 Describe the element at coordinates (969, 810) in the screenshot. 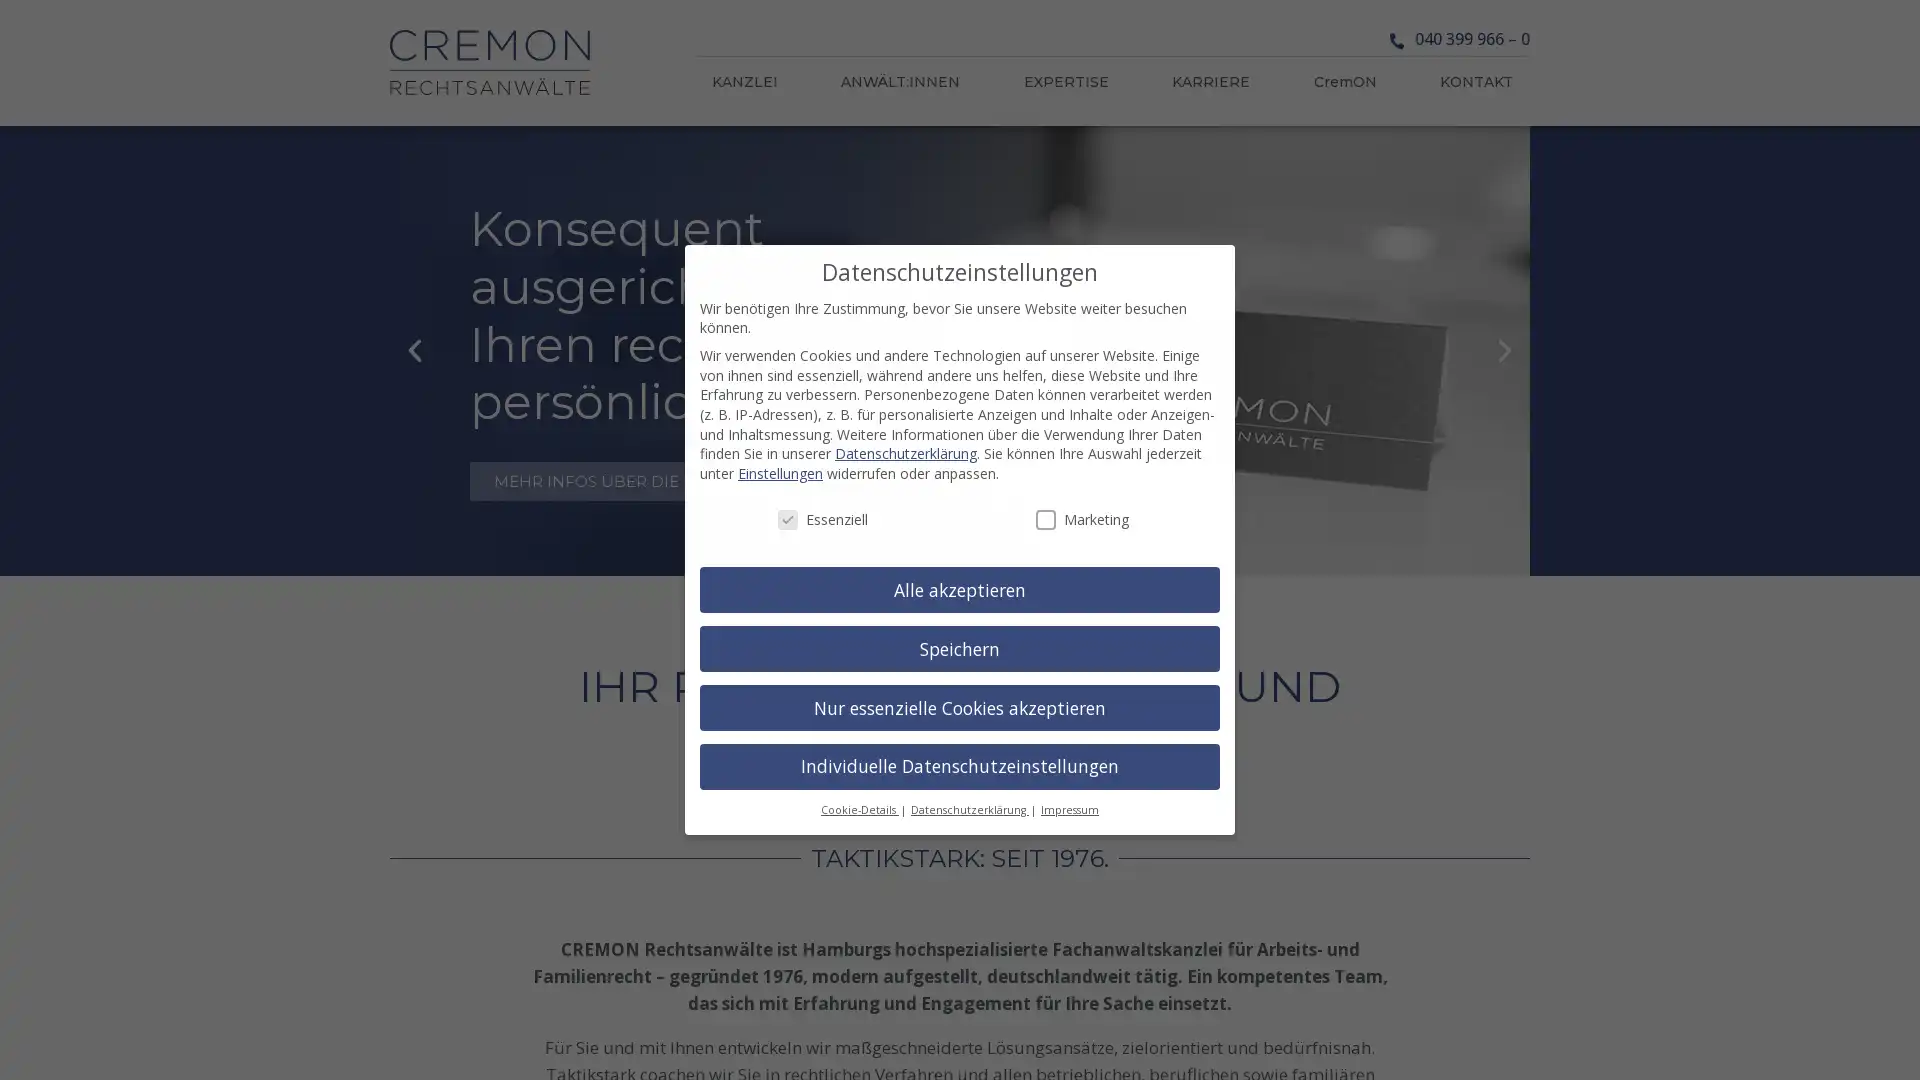

I see `Datenschutzerklarung` at that location.